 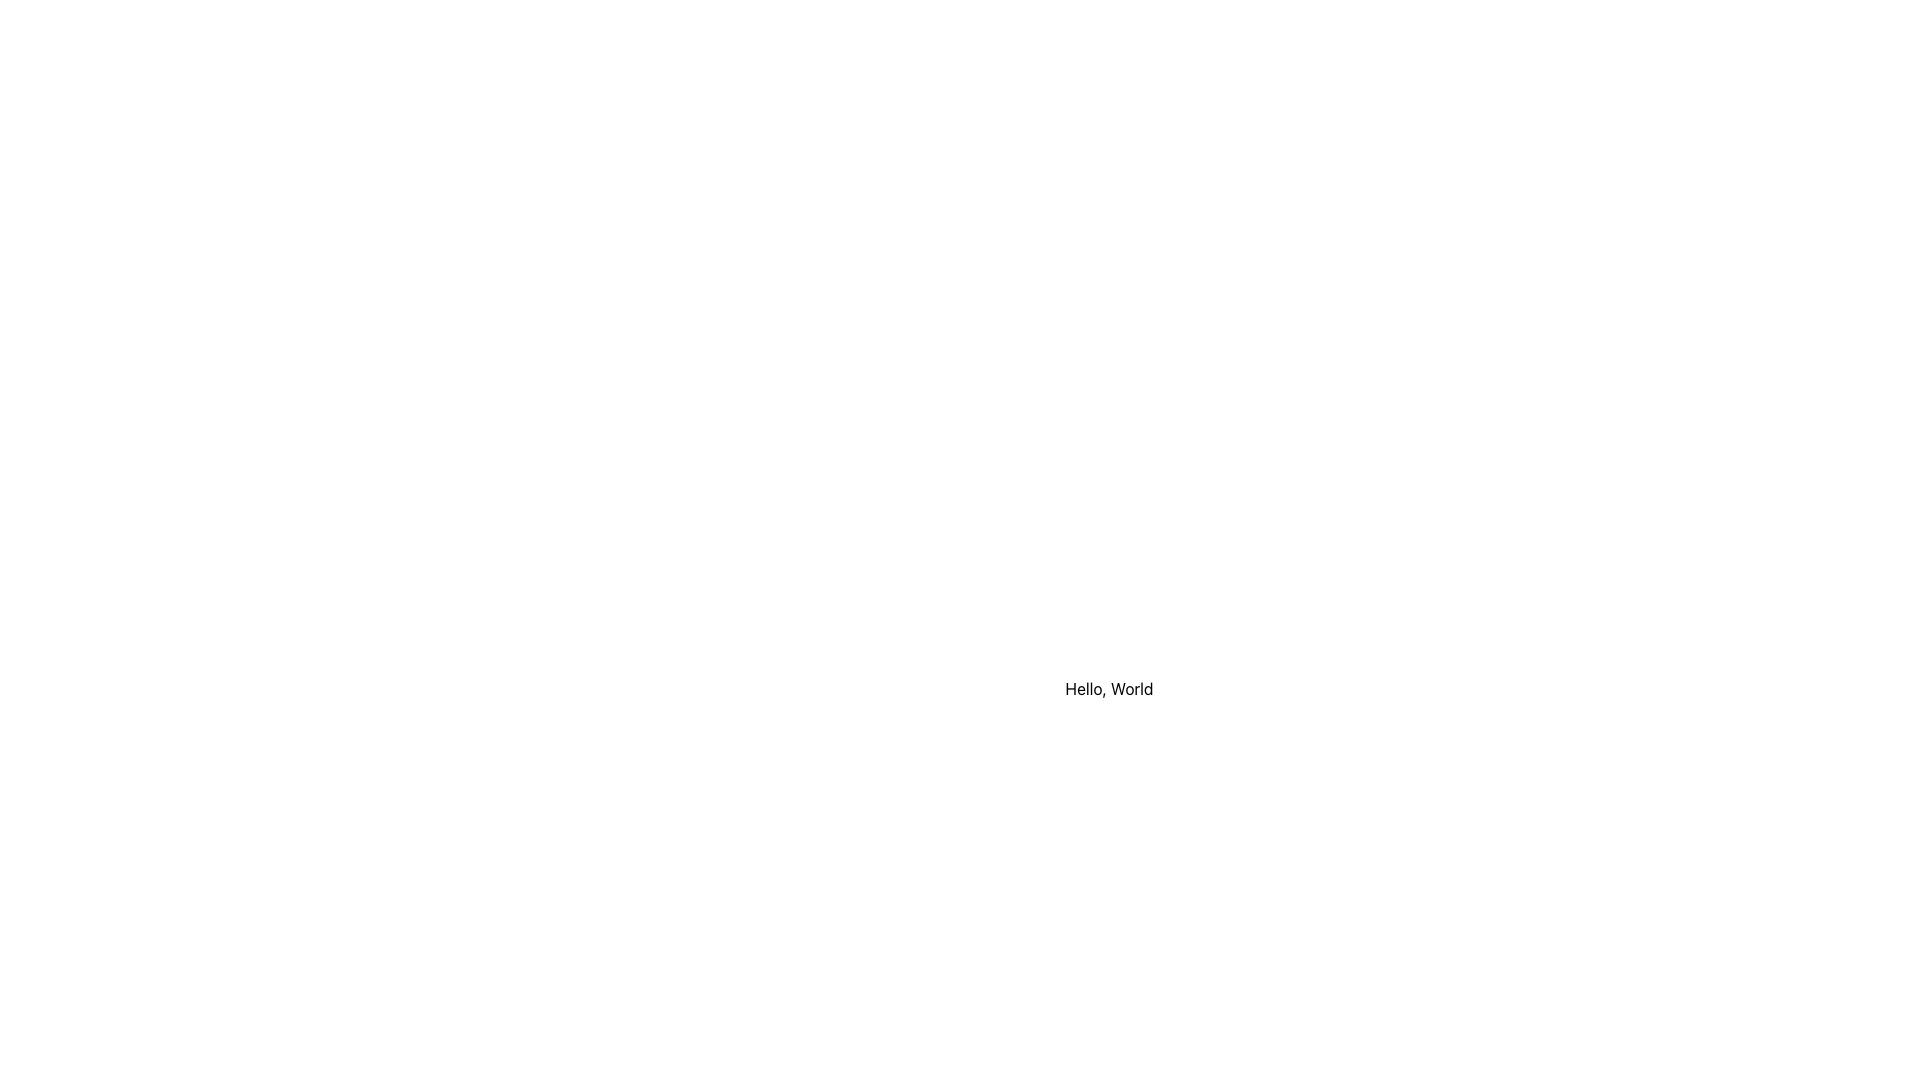 I want to click on text displayed in the Text Display element that shows 'Hello, World.', so click(x=1108, y=688).